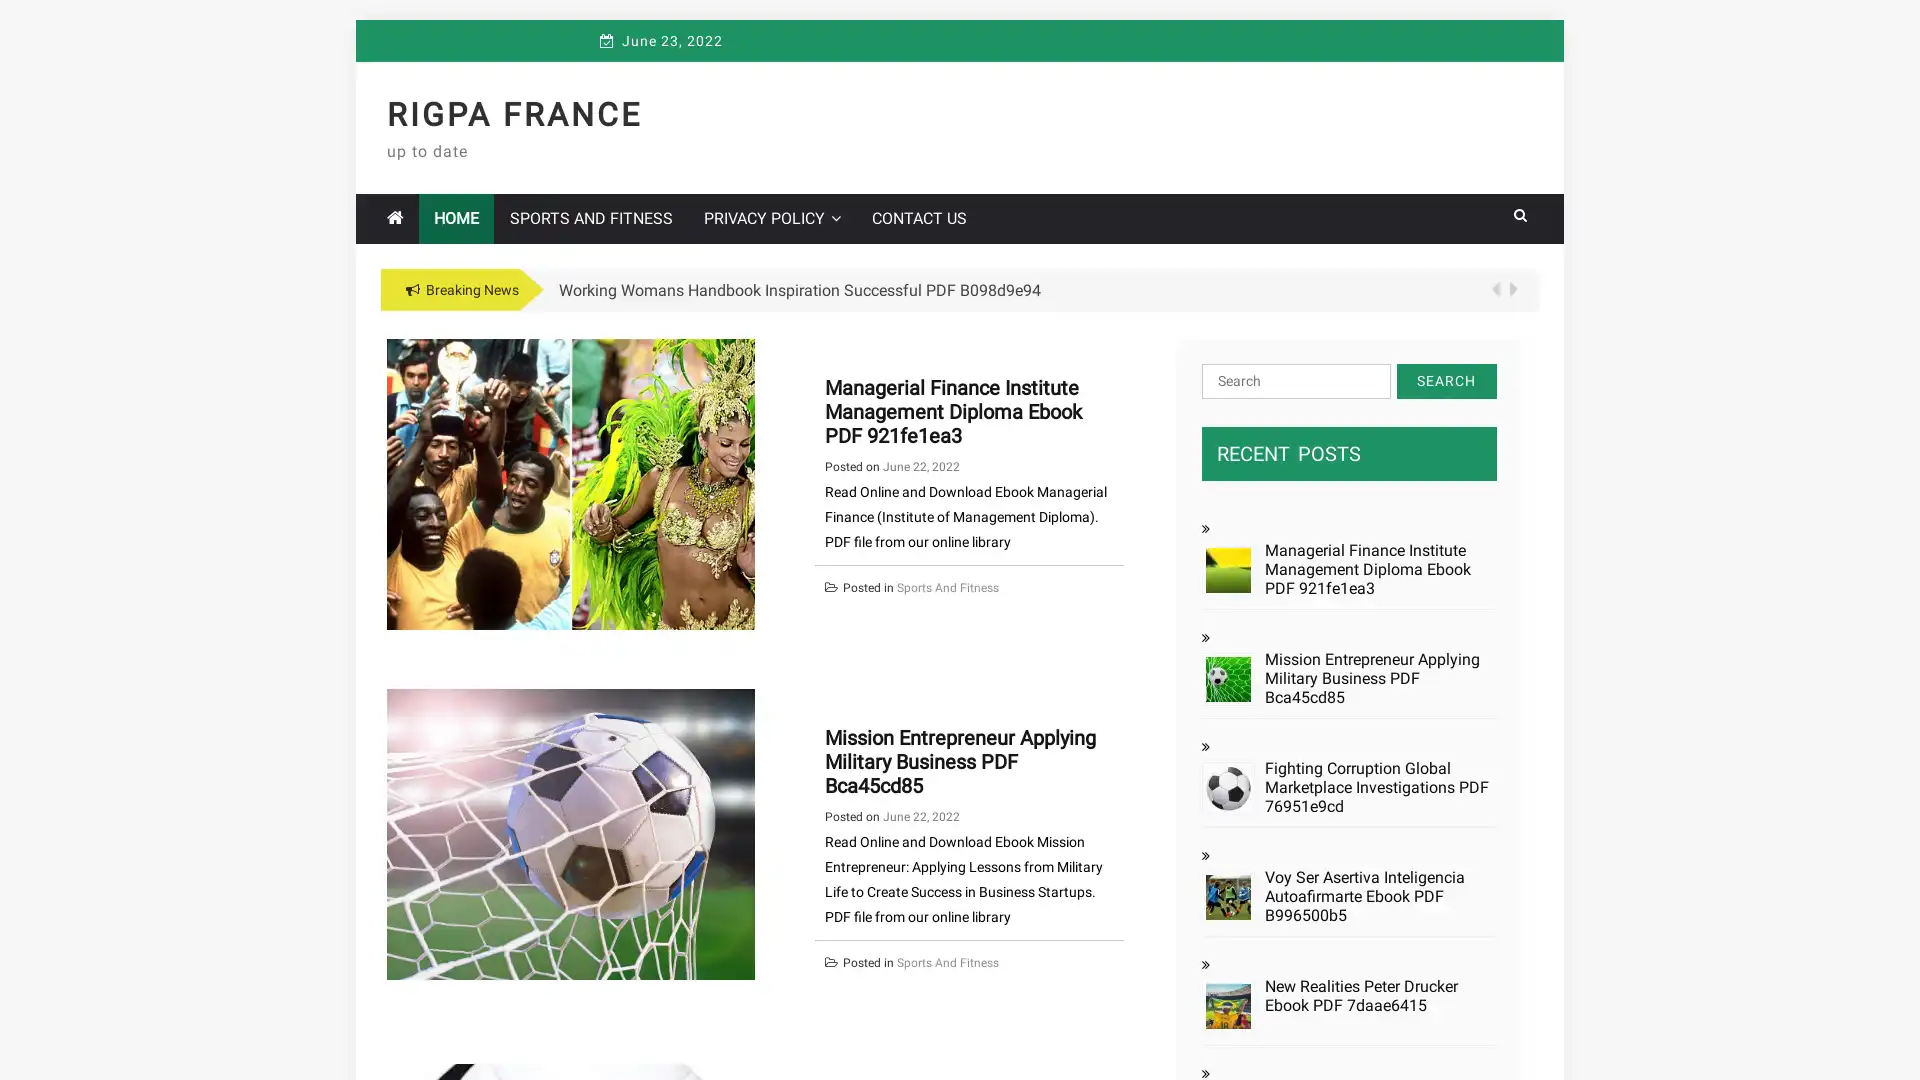 The image size is (1920, 1080). I want to click on Search, so click(1445, 380).